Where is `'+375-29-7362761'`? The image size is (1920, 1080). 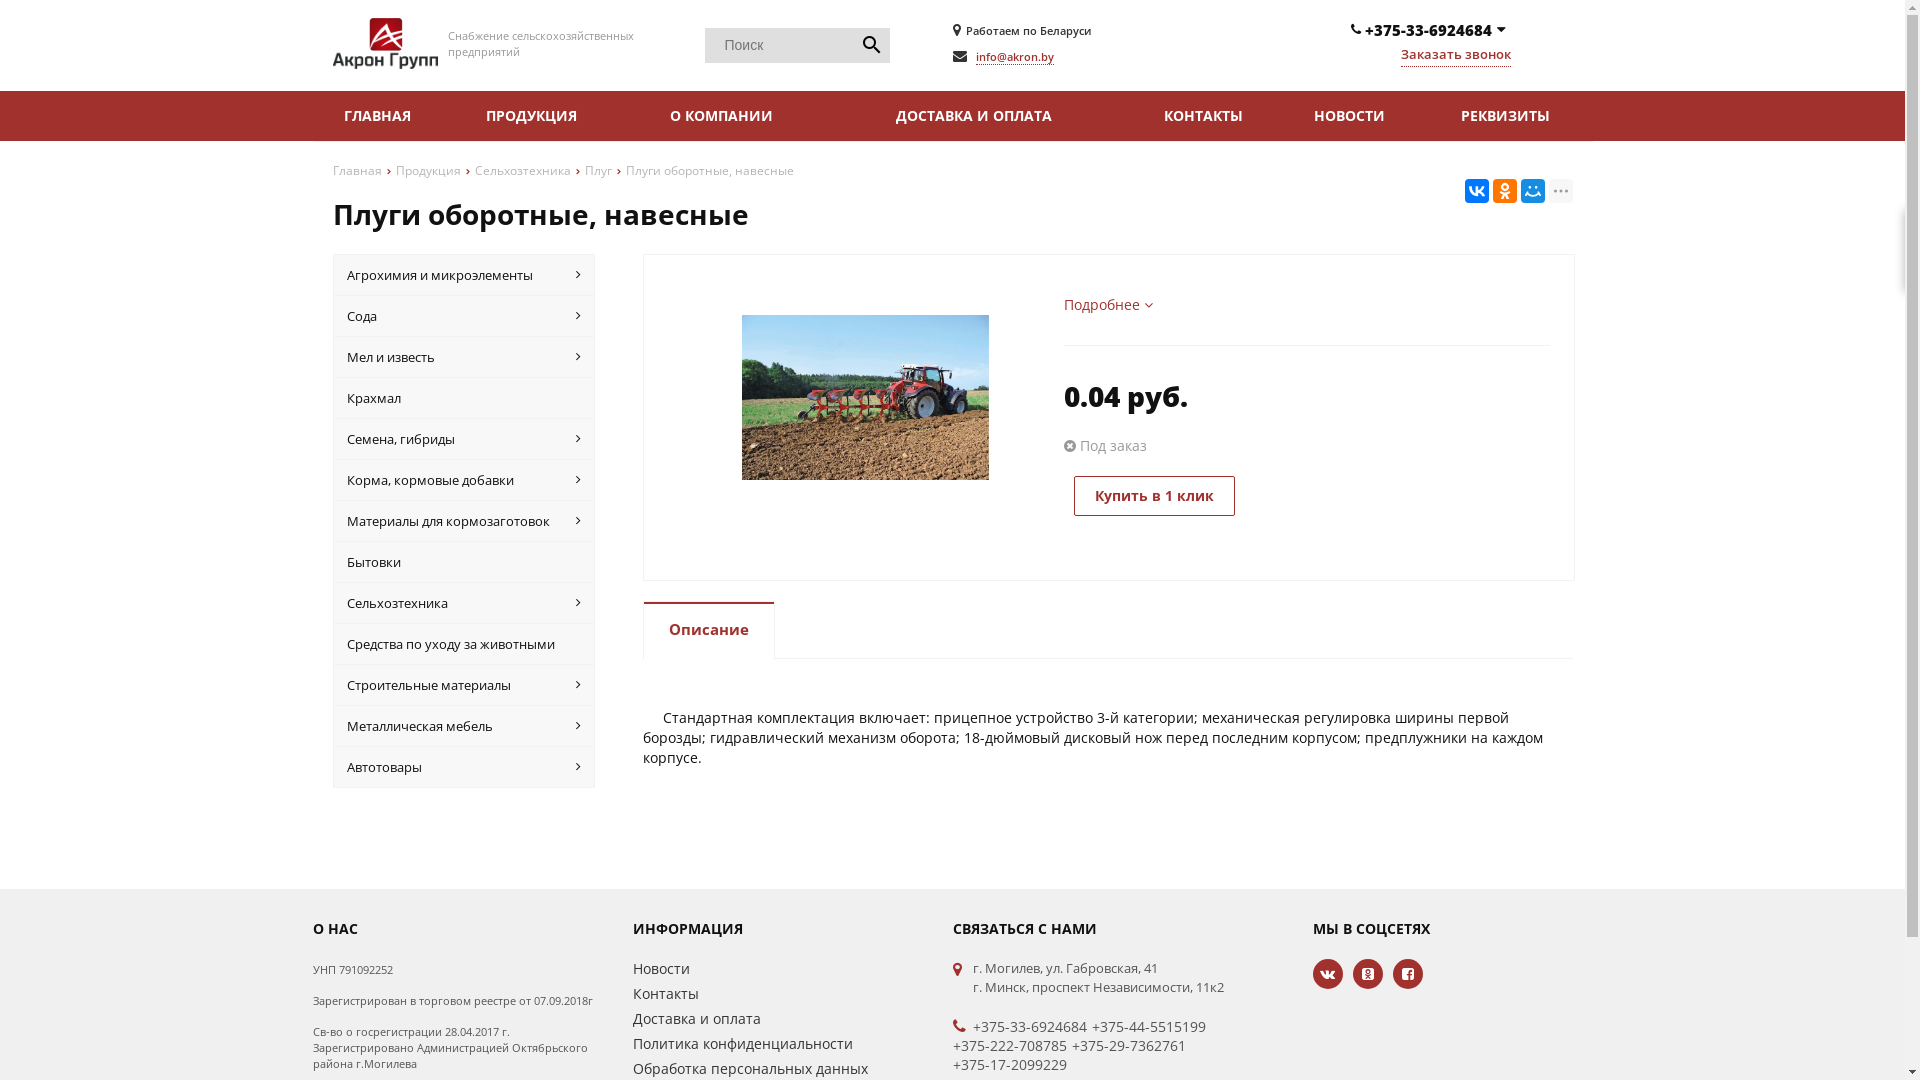 '+375-29-7362761' is located at coordinates (1128, 1044).